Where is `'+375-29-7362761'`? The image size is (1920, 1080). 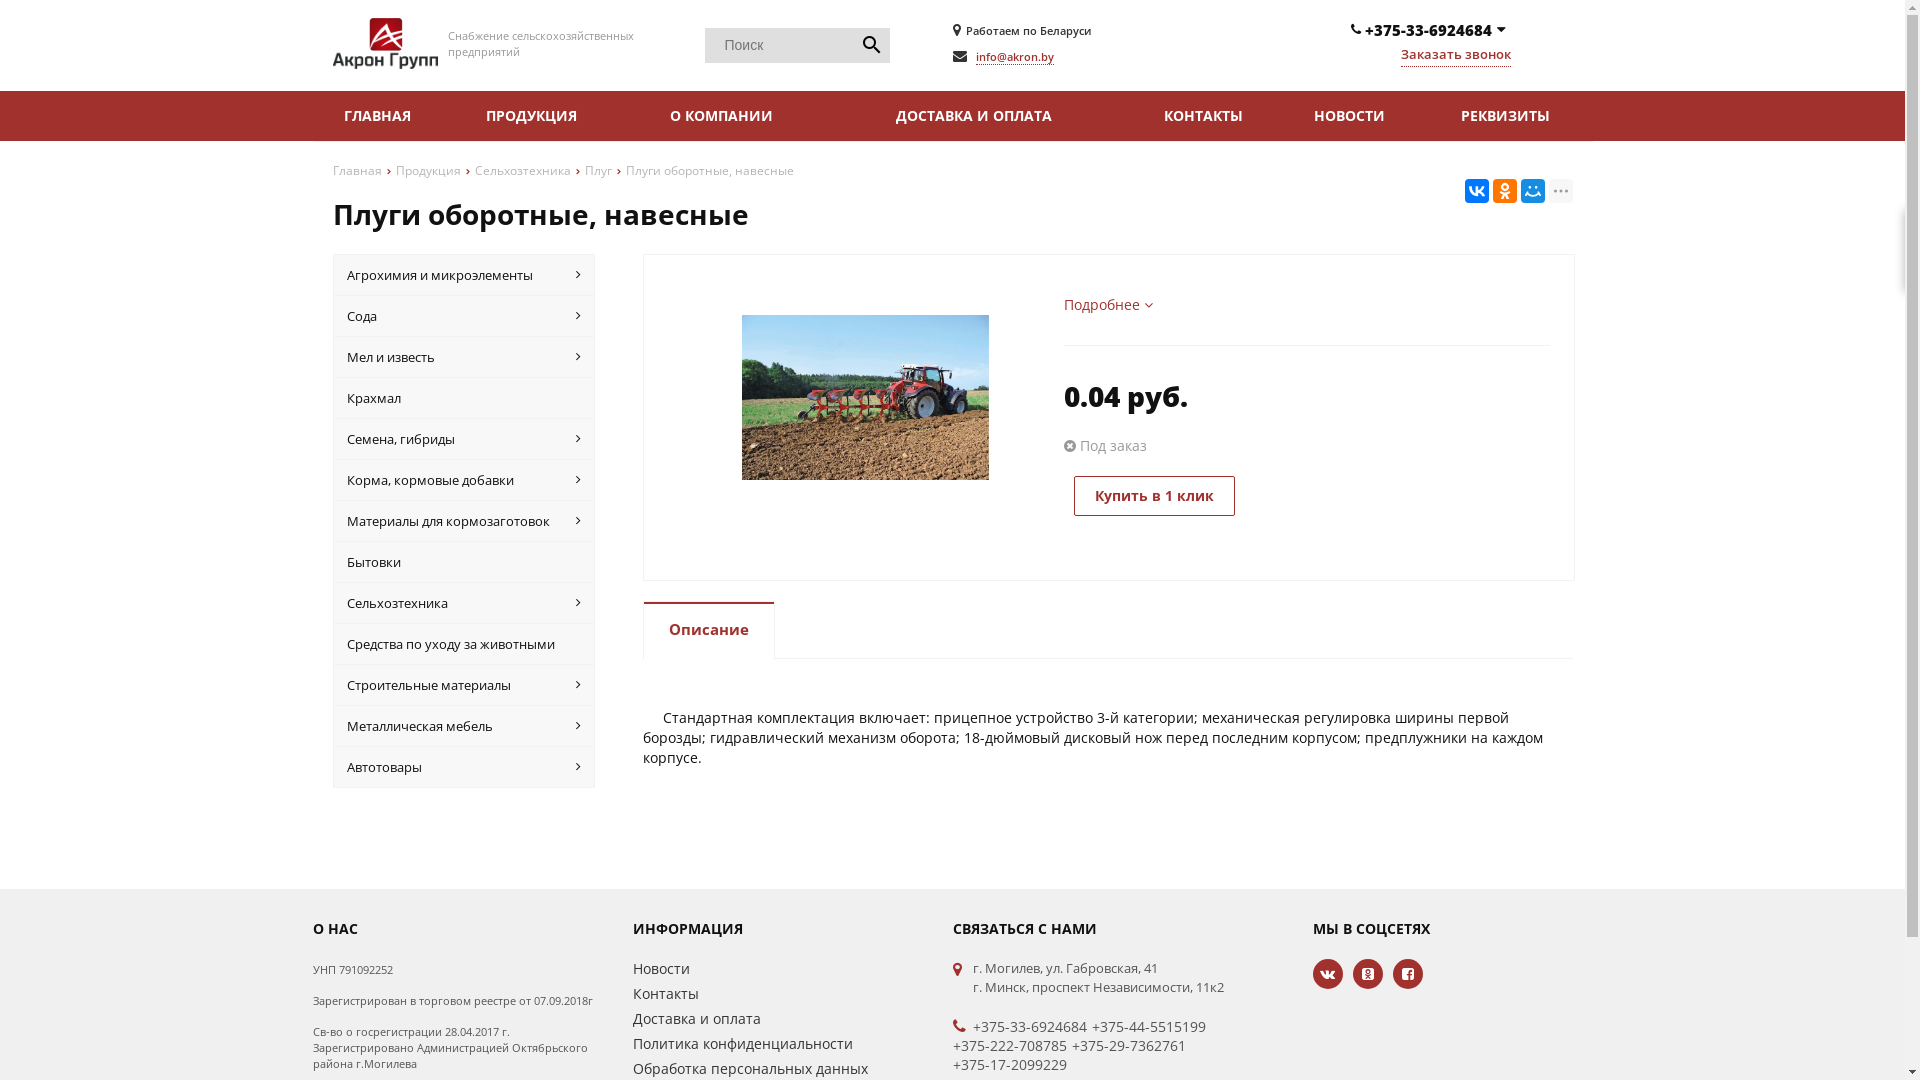 '+375-29-7362761' is located at coordinates (1128, 1044).